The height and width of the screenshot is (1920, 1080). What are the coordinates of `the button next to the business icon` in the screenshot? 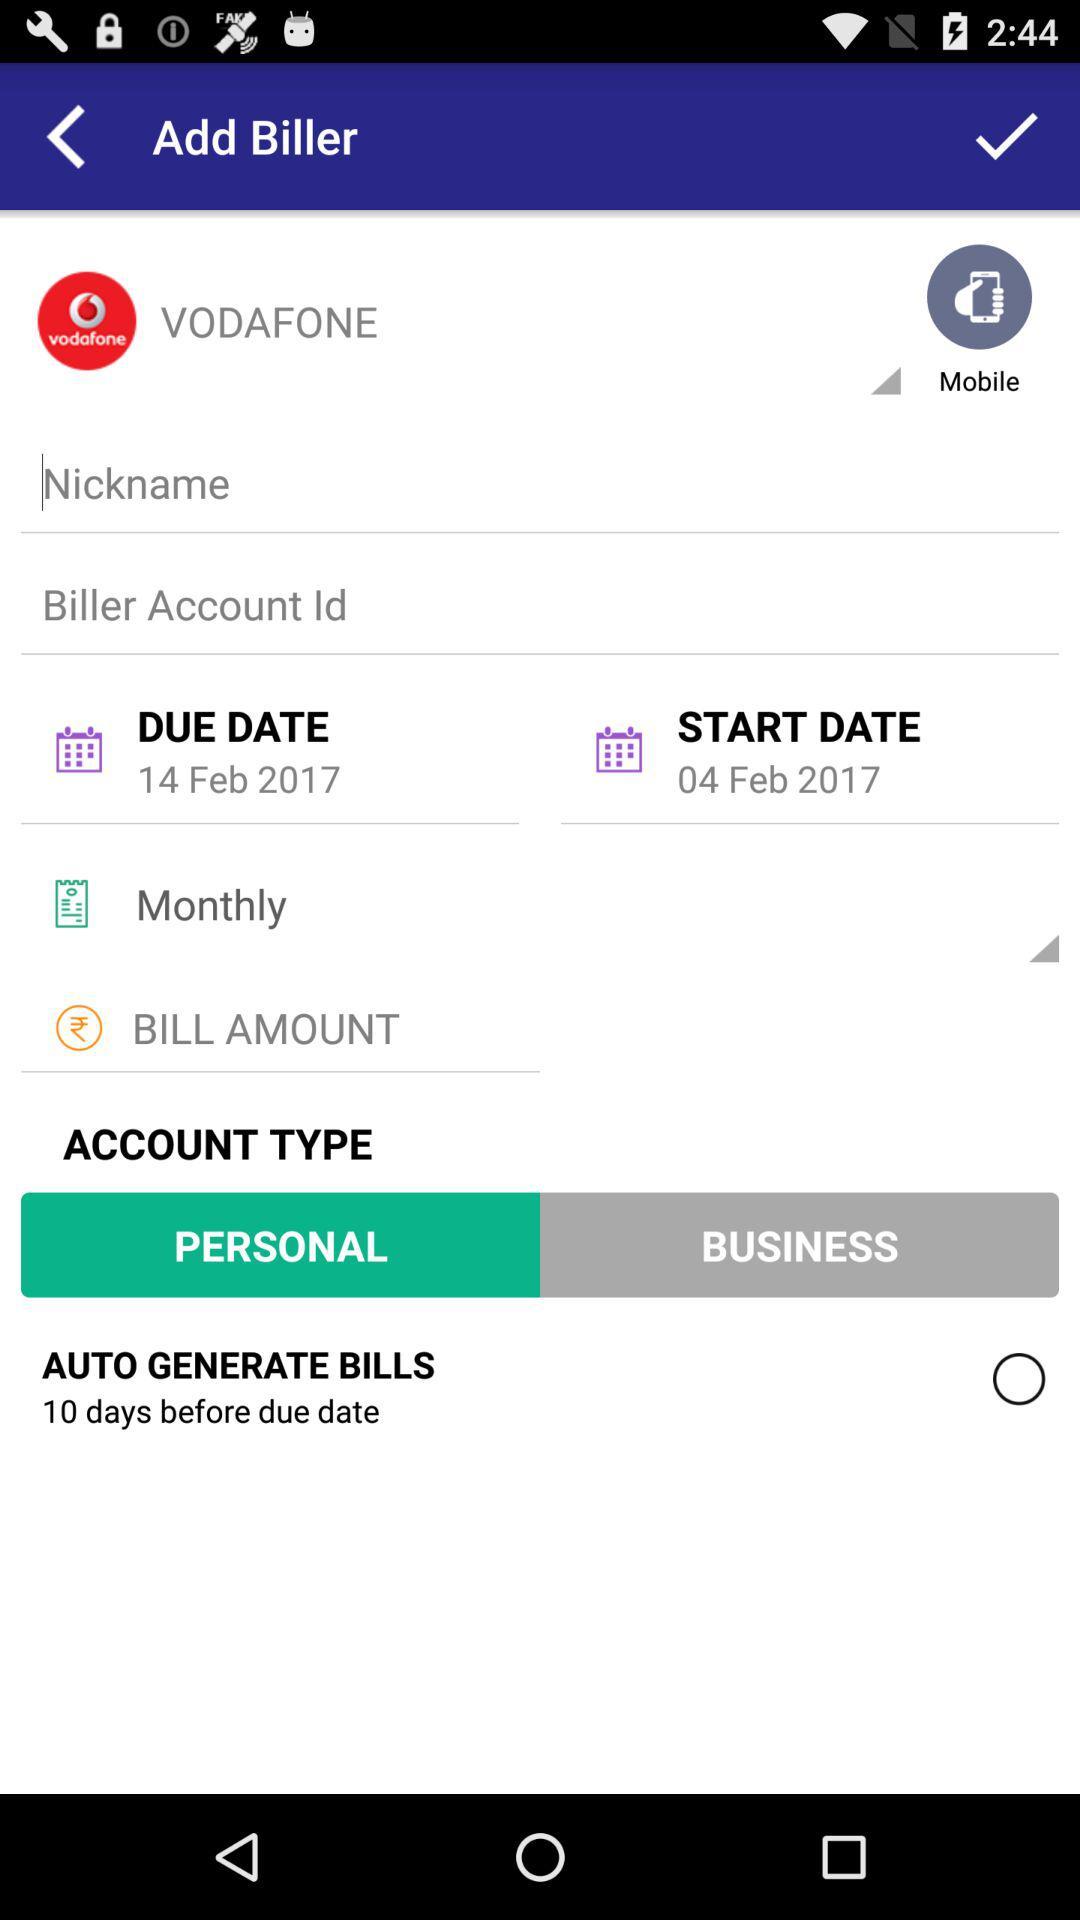 It's located at (280, 1243).